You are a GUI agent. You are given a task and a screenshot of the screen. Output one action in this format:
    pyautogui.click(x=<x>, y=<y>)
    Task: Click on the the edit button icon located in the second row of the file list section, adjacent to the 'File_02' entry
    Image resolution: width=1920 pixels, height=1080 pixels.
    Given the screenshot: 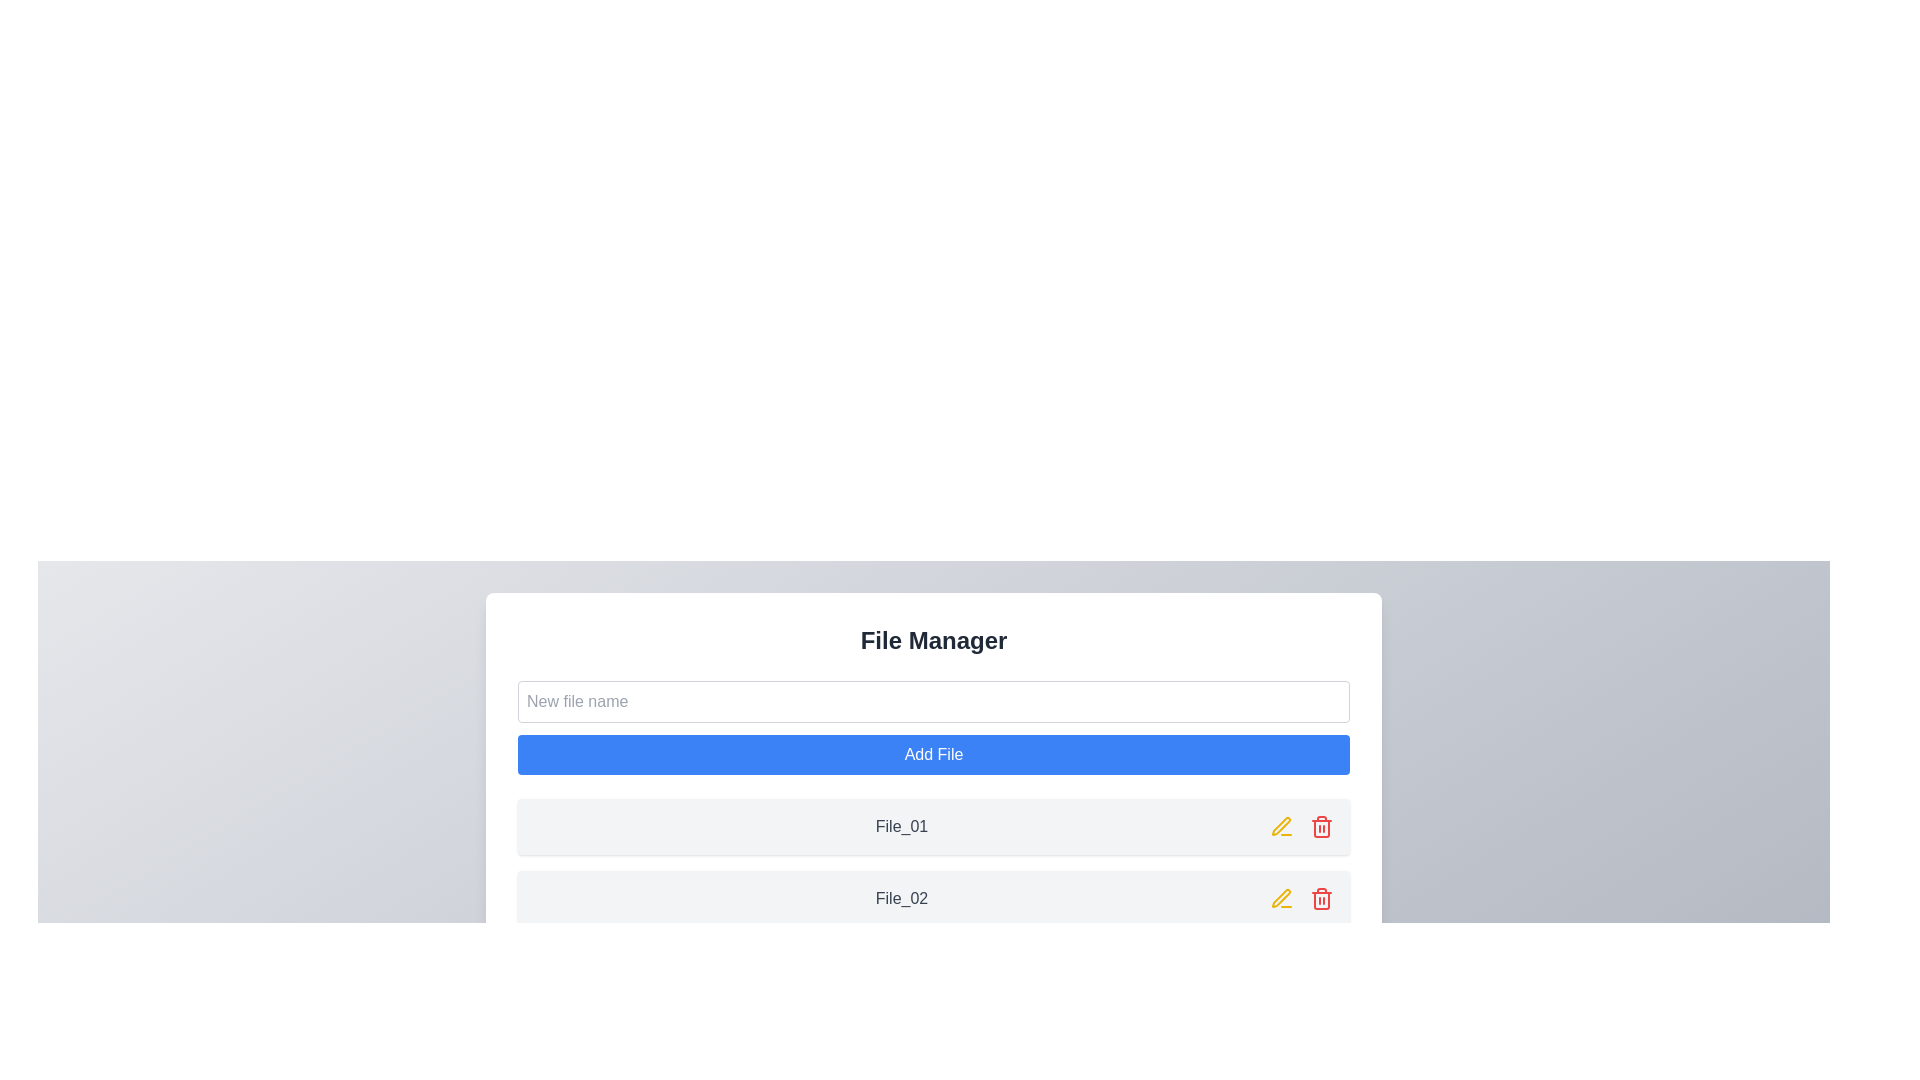 What is the action you would take?
    pyautogui.click(x=1281, y=826)
    